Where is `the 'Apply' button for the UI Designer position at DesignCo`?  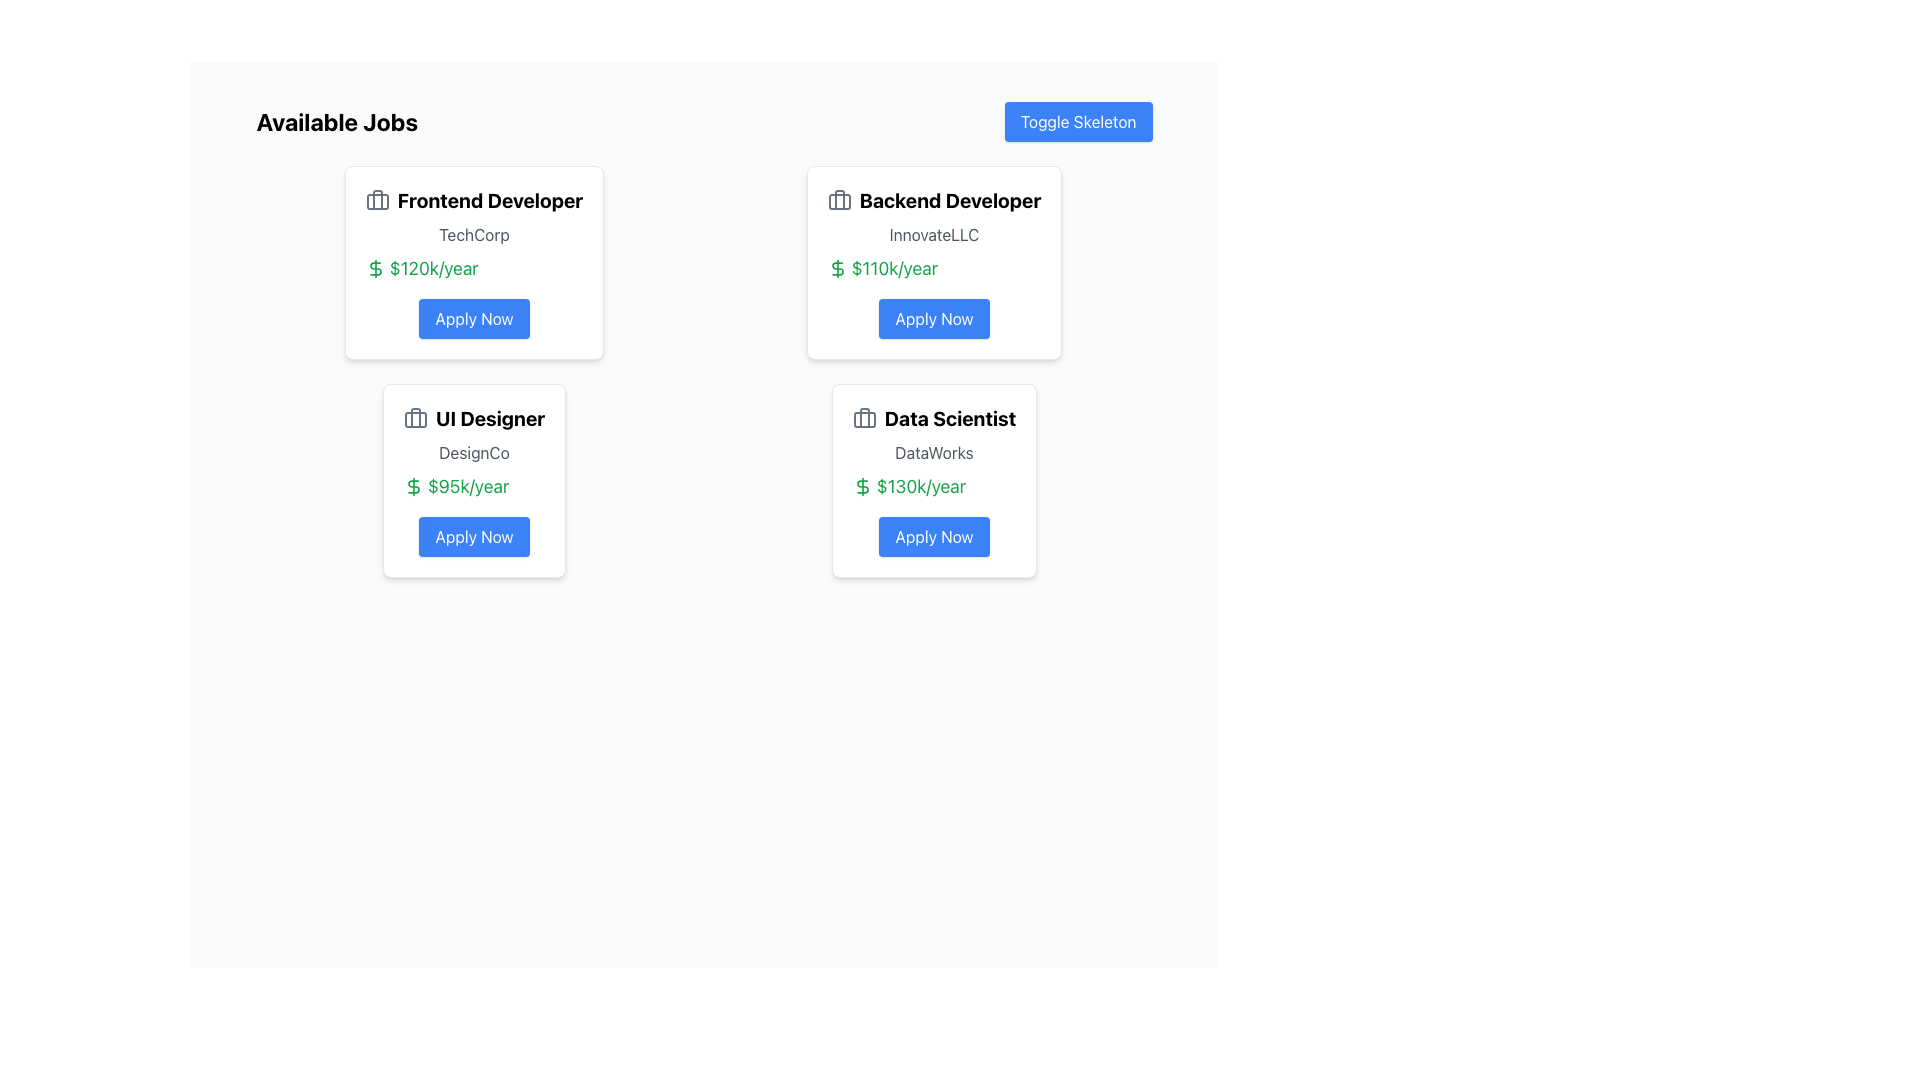 the 'Apply' button for the UI Designer position at DesignCo is located at coordinates (473, 535).